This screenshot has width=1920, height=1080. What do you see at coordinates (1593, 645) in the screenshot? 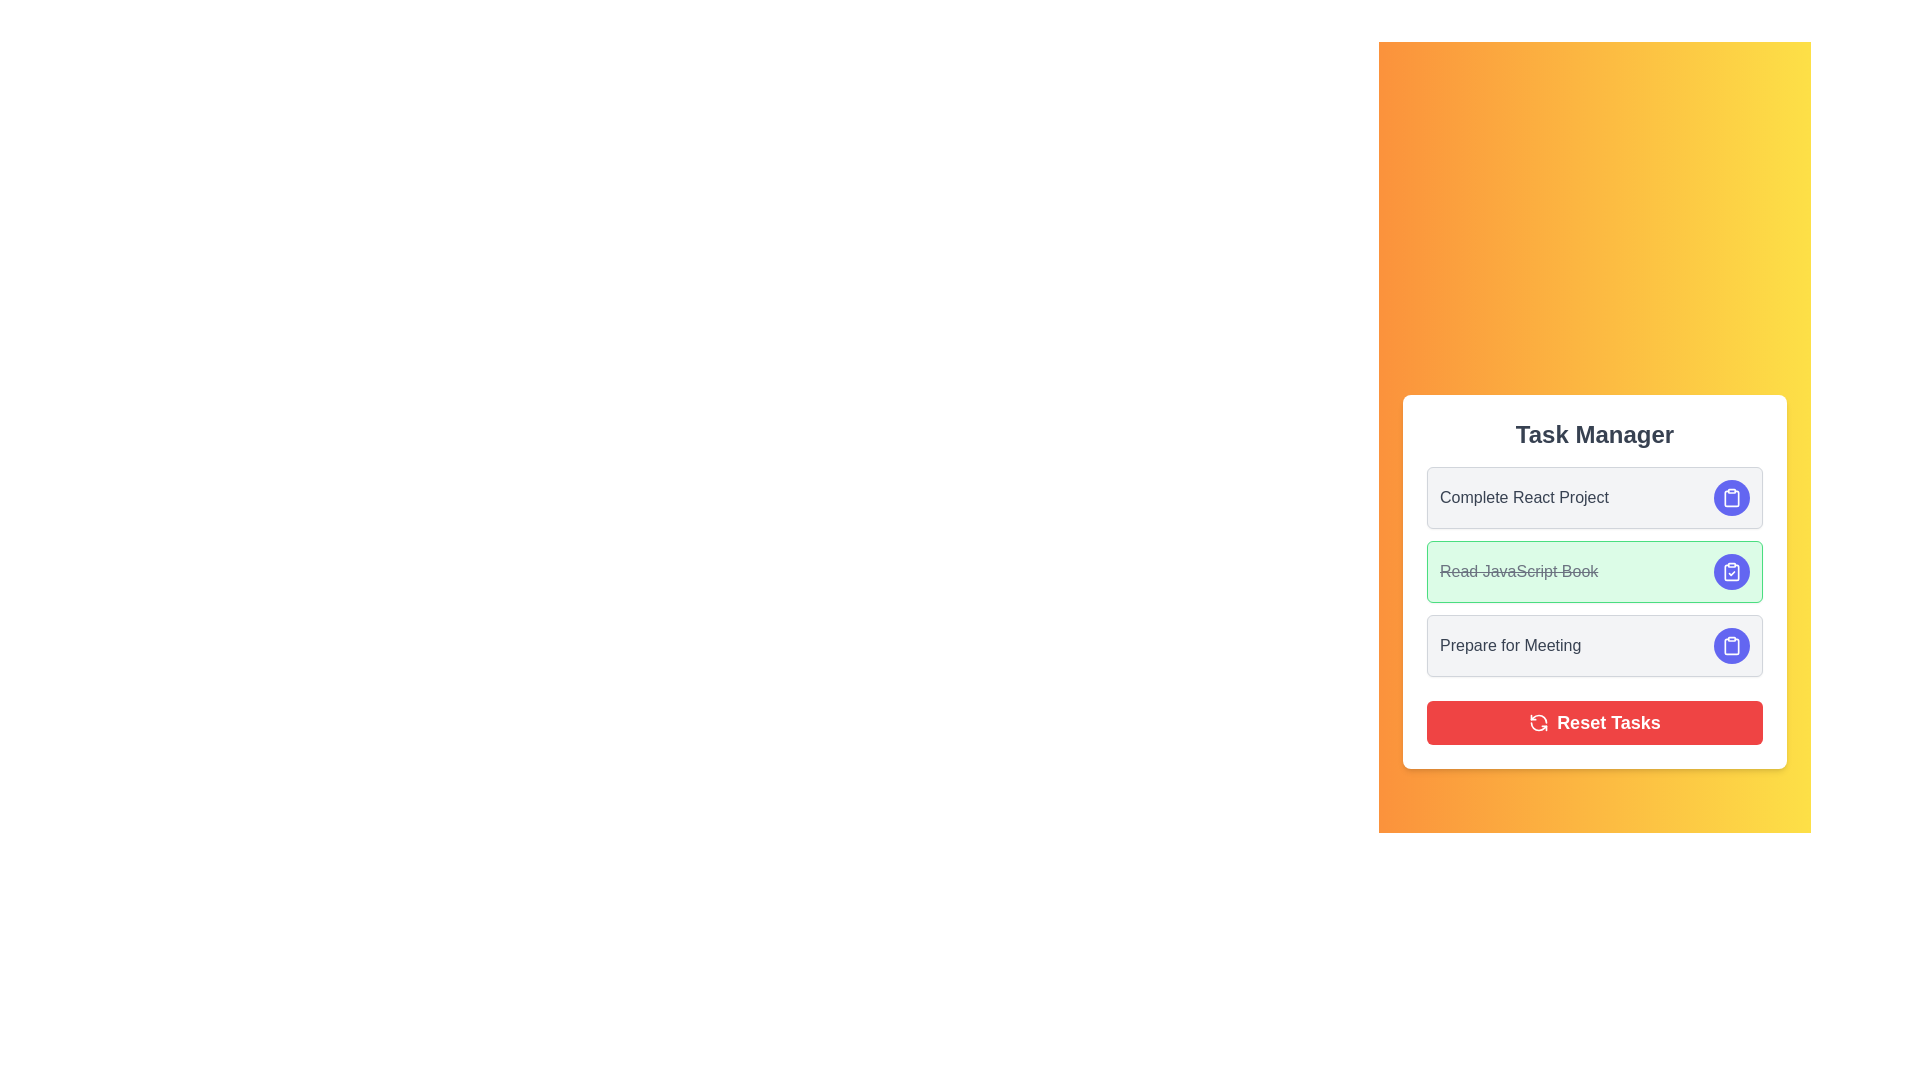
I see `the interactive button labeled 'Prepare for Meeting'` at bounding box center [1593, 645].